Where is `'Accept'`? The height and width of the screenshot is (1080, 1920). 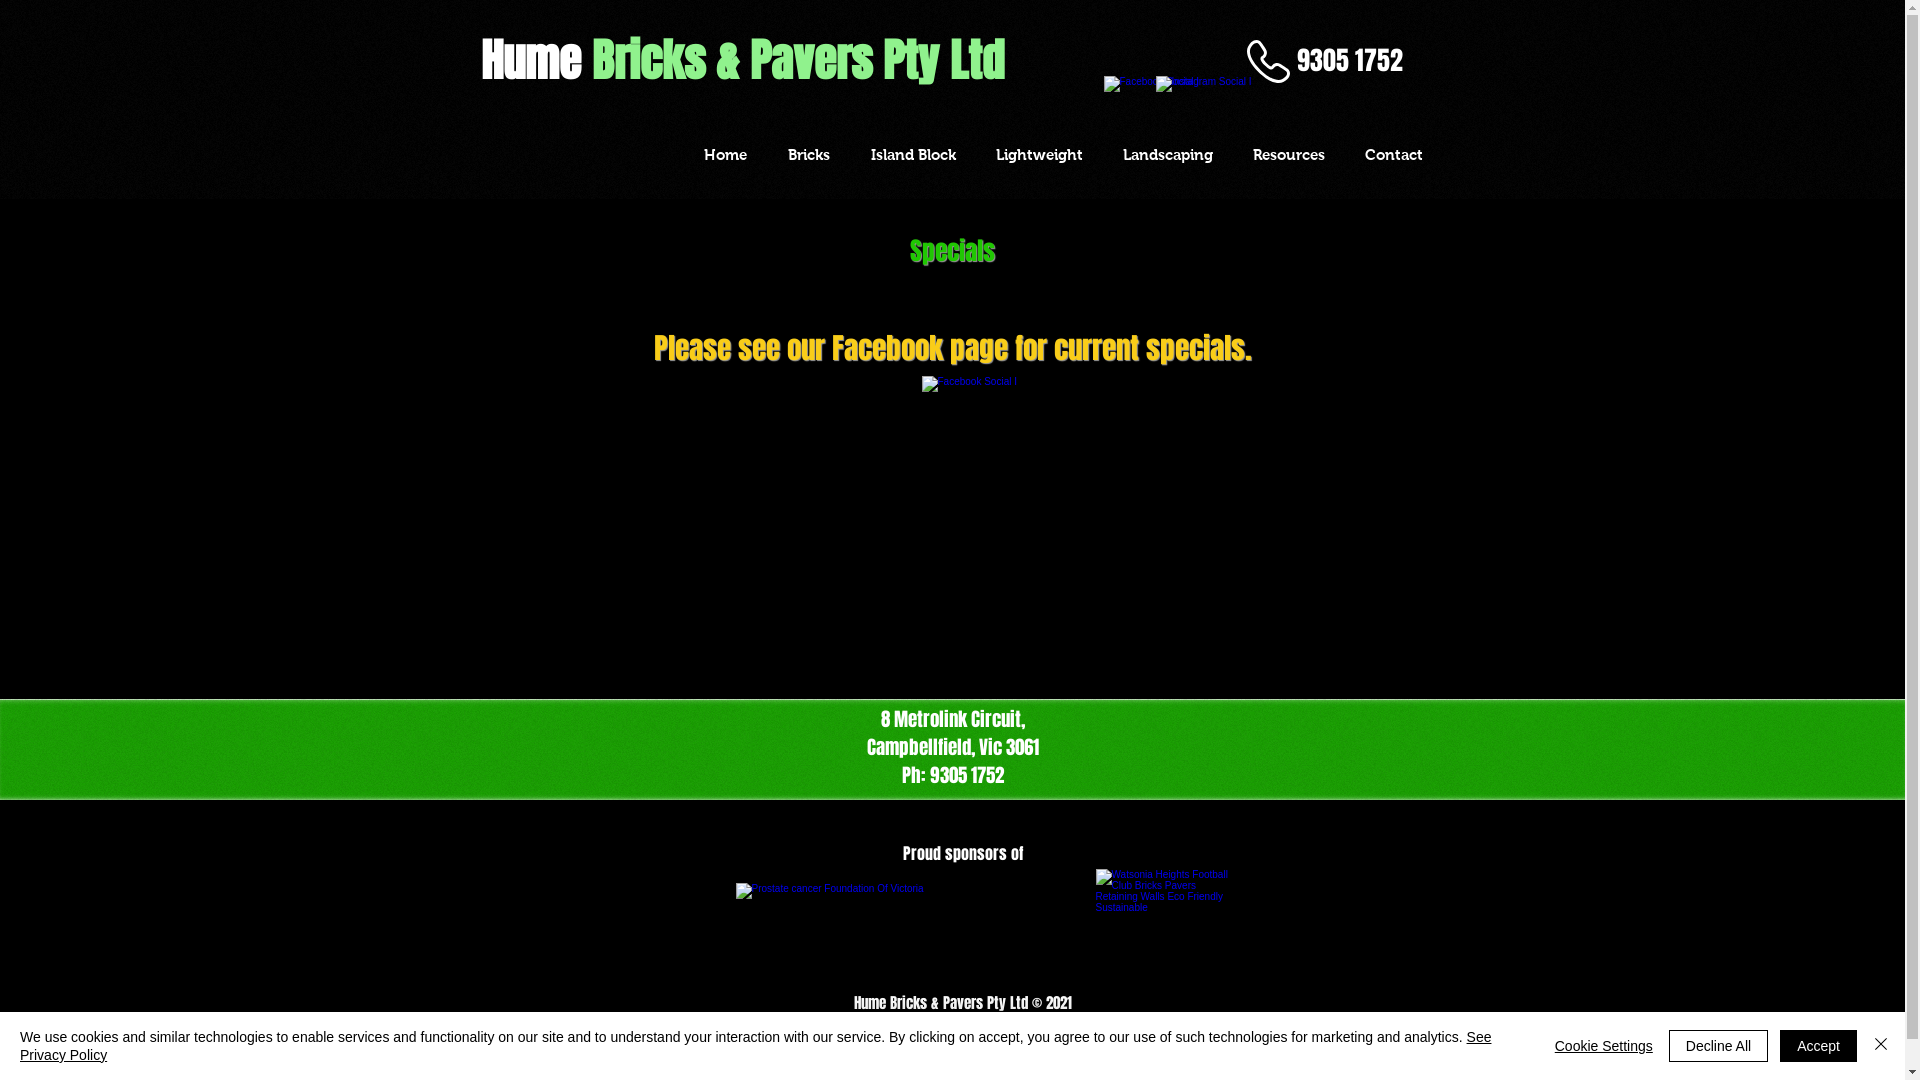
'Accept' is located at coordinates (1818, 1044).